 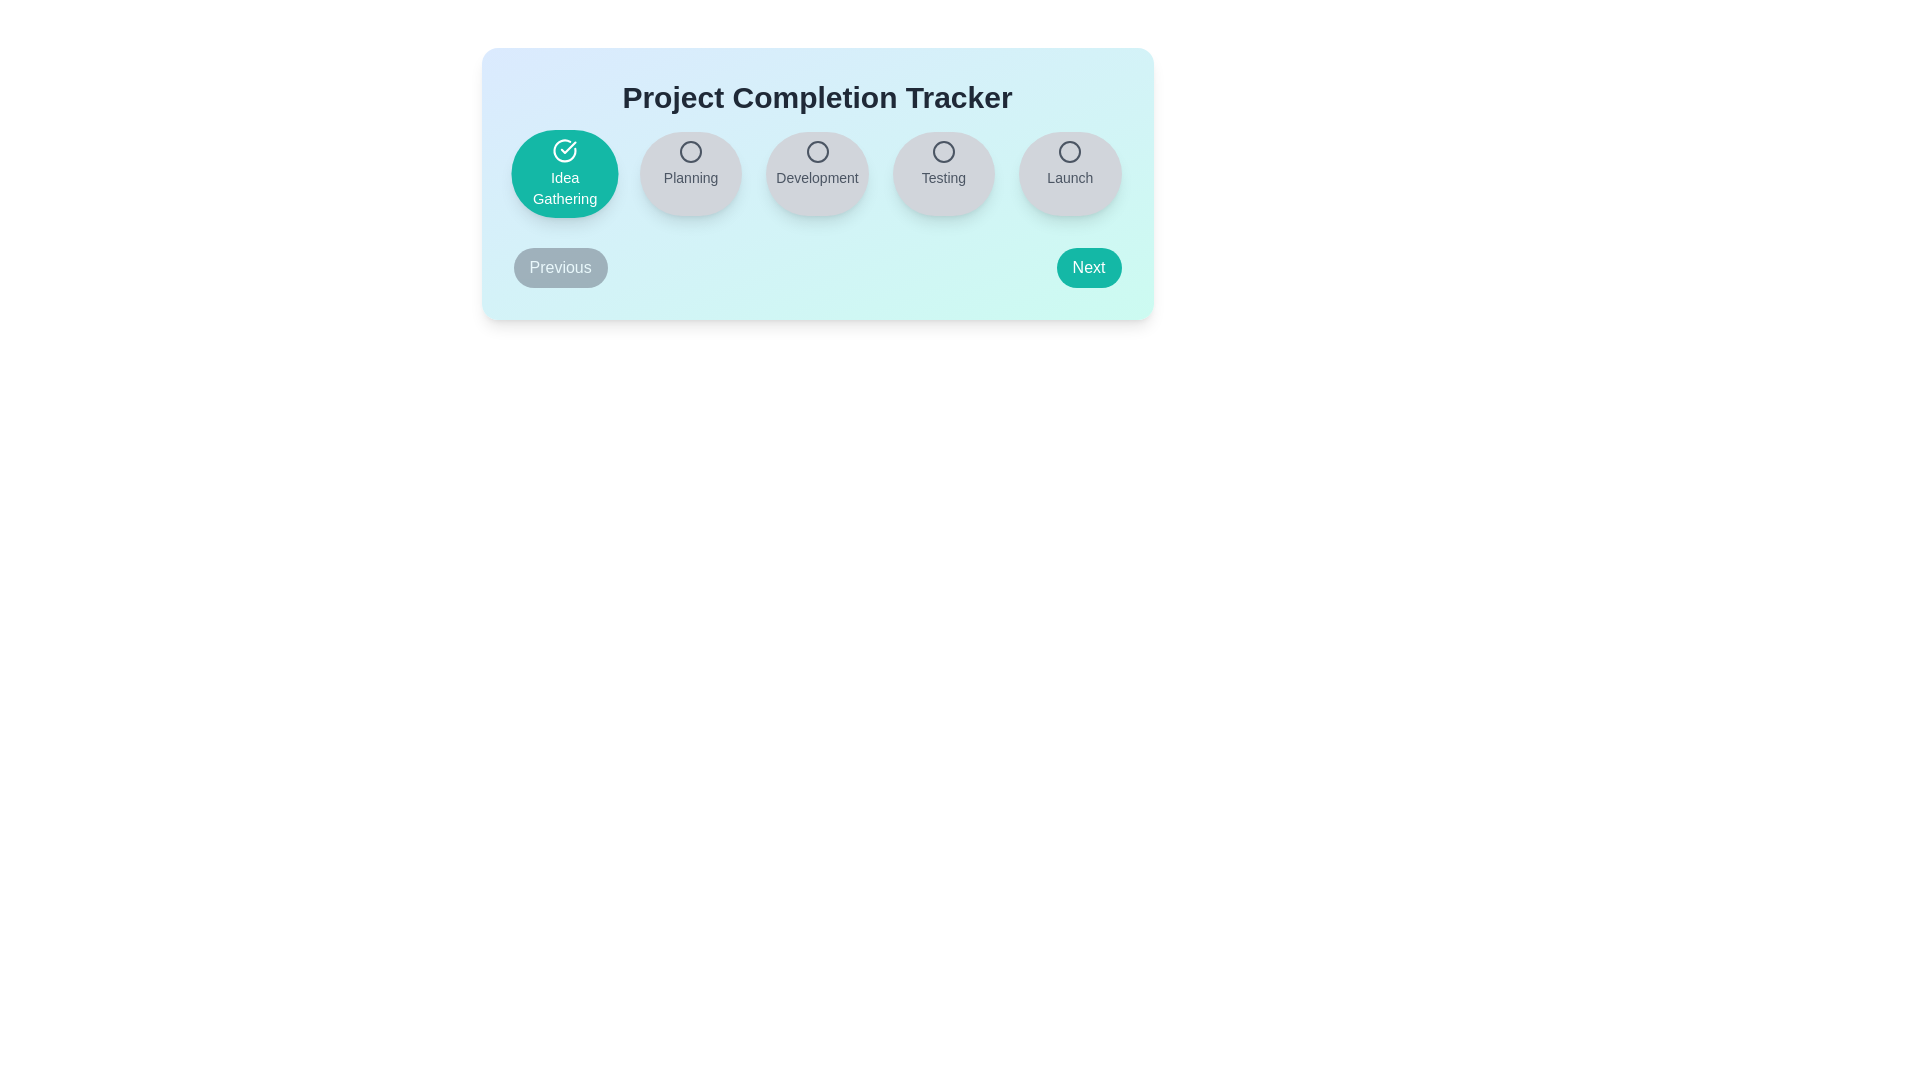 I want to click on the circular 'Planning' button with a light gray background and dark gray text, so click(x=691, y=172).